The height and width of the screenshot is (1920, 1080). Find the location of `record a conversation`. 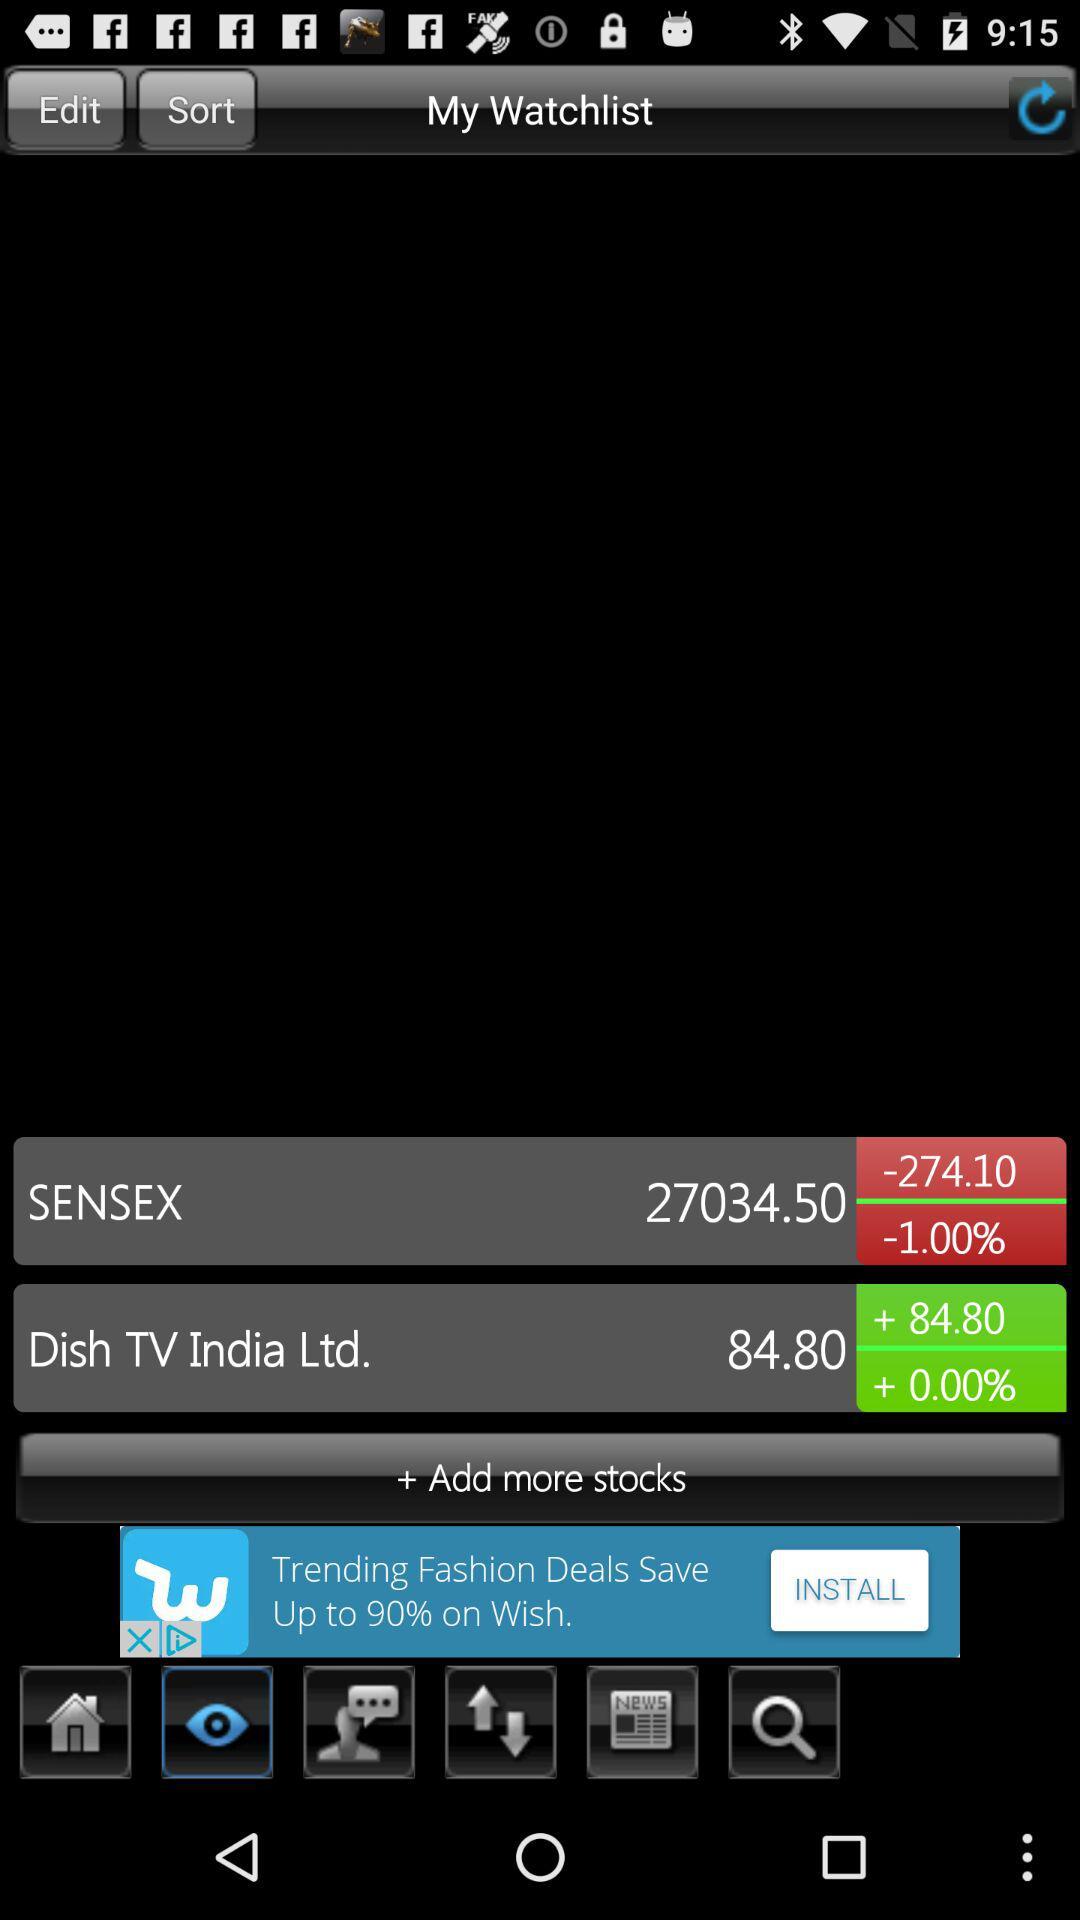

record a conversation is located at coordinates (358, 1727).